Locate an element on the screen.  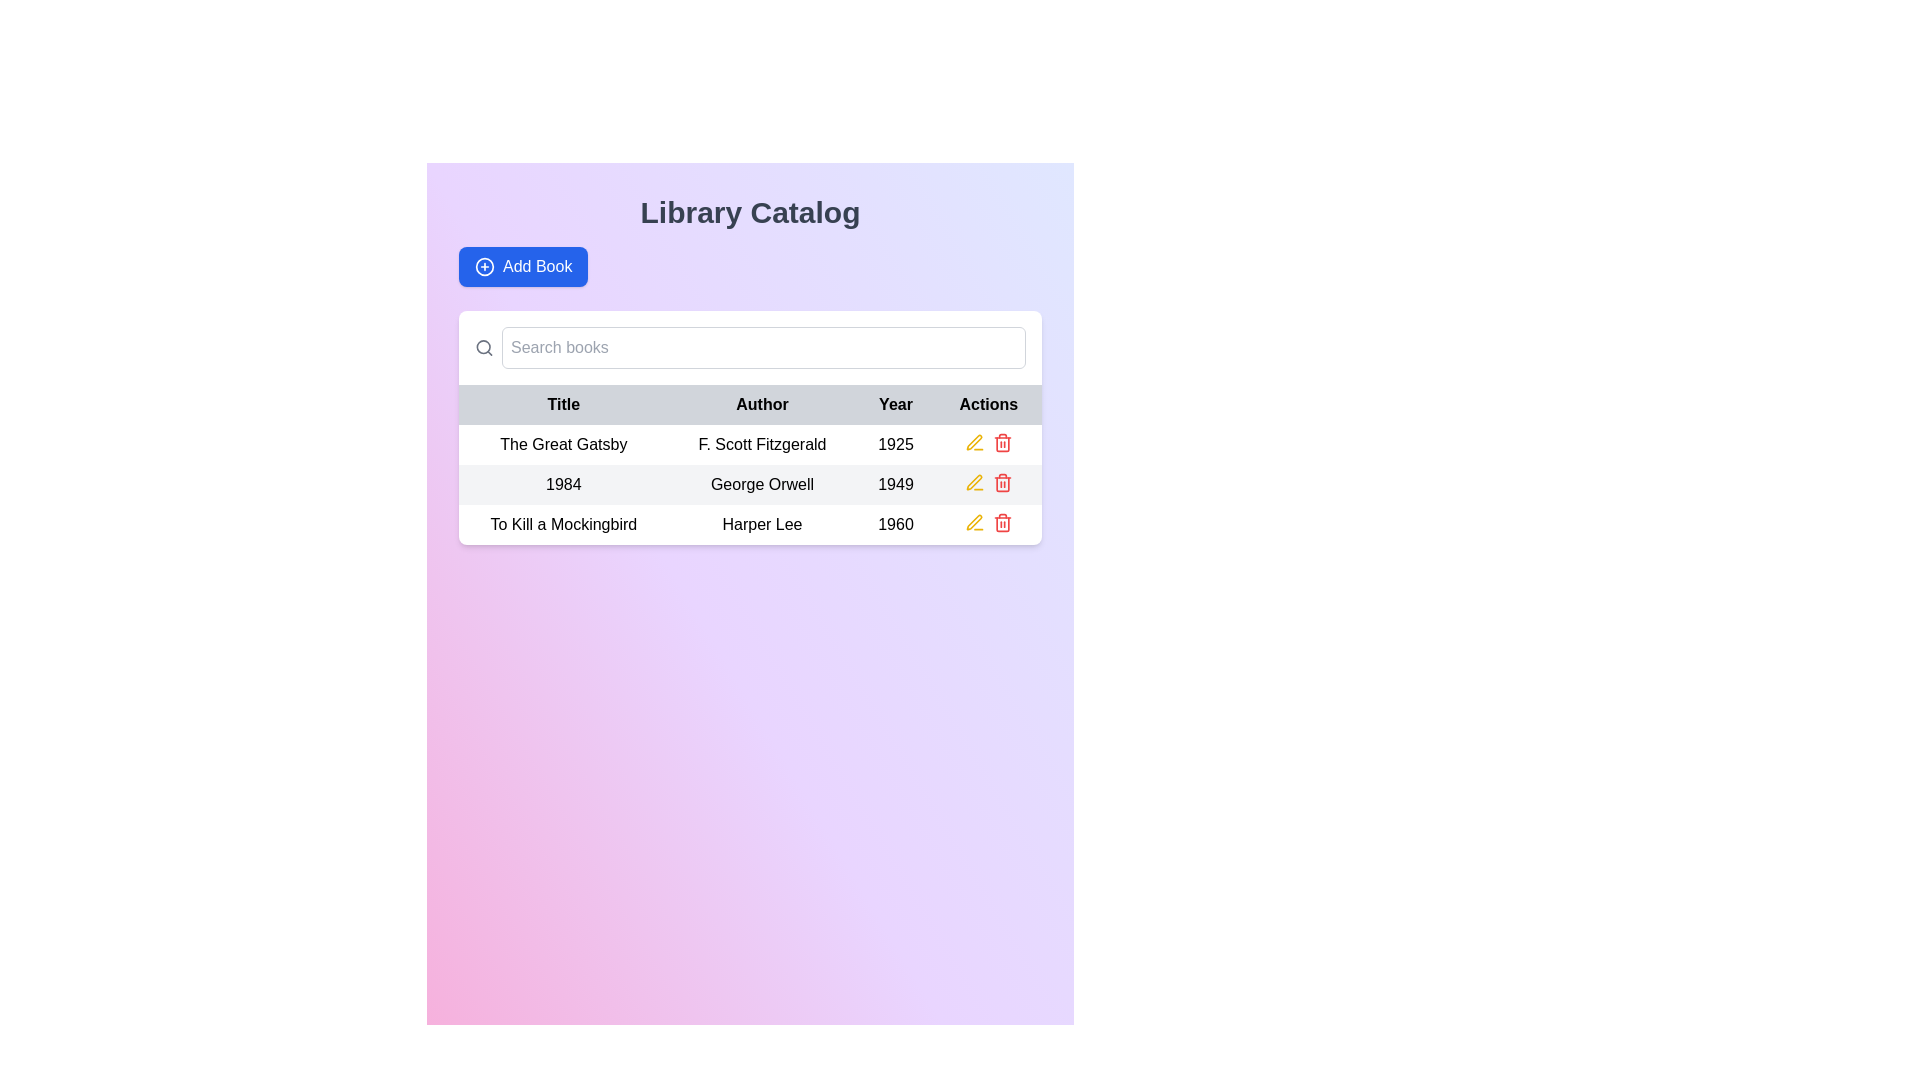
the text label displaying 'George Orwell' located in the second row under the 'Author' column of the table for the book '1984' is located at coordinates (761, 485).